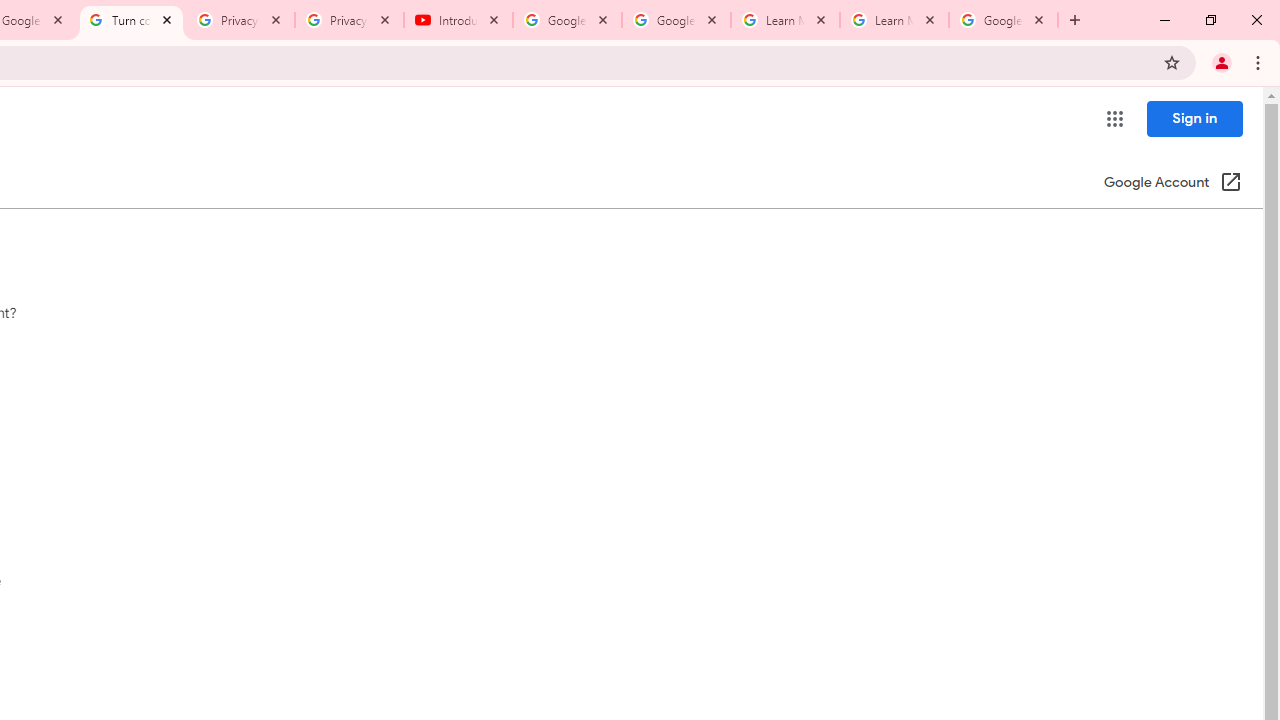  I want to click on 'Introduction | Google Privacy Policy - YouTube', so click(457, 20).